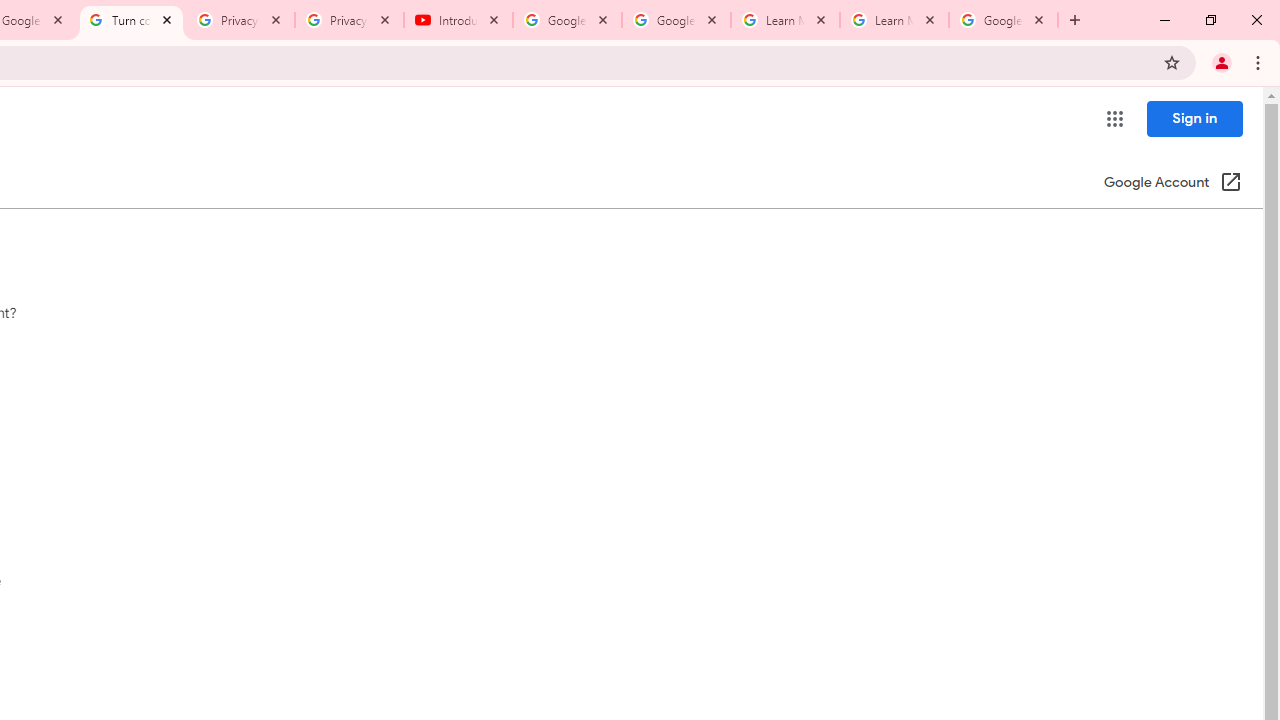  I want to click on 'Introduction | Google Privacy Policy - YouTube', so click(457, 20).